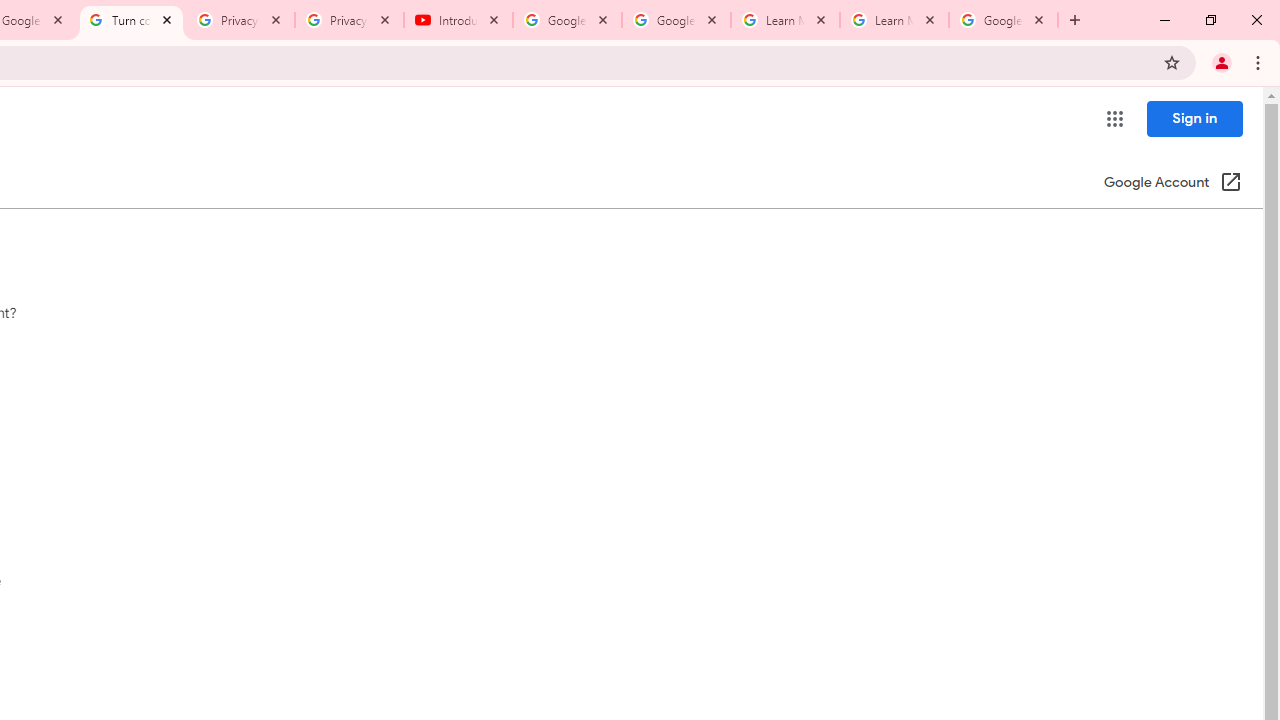  I want to click on 'Introduction | Google Privacy Policy - YouTube', so click(457, 20).